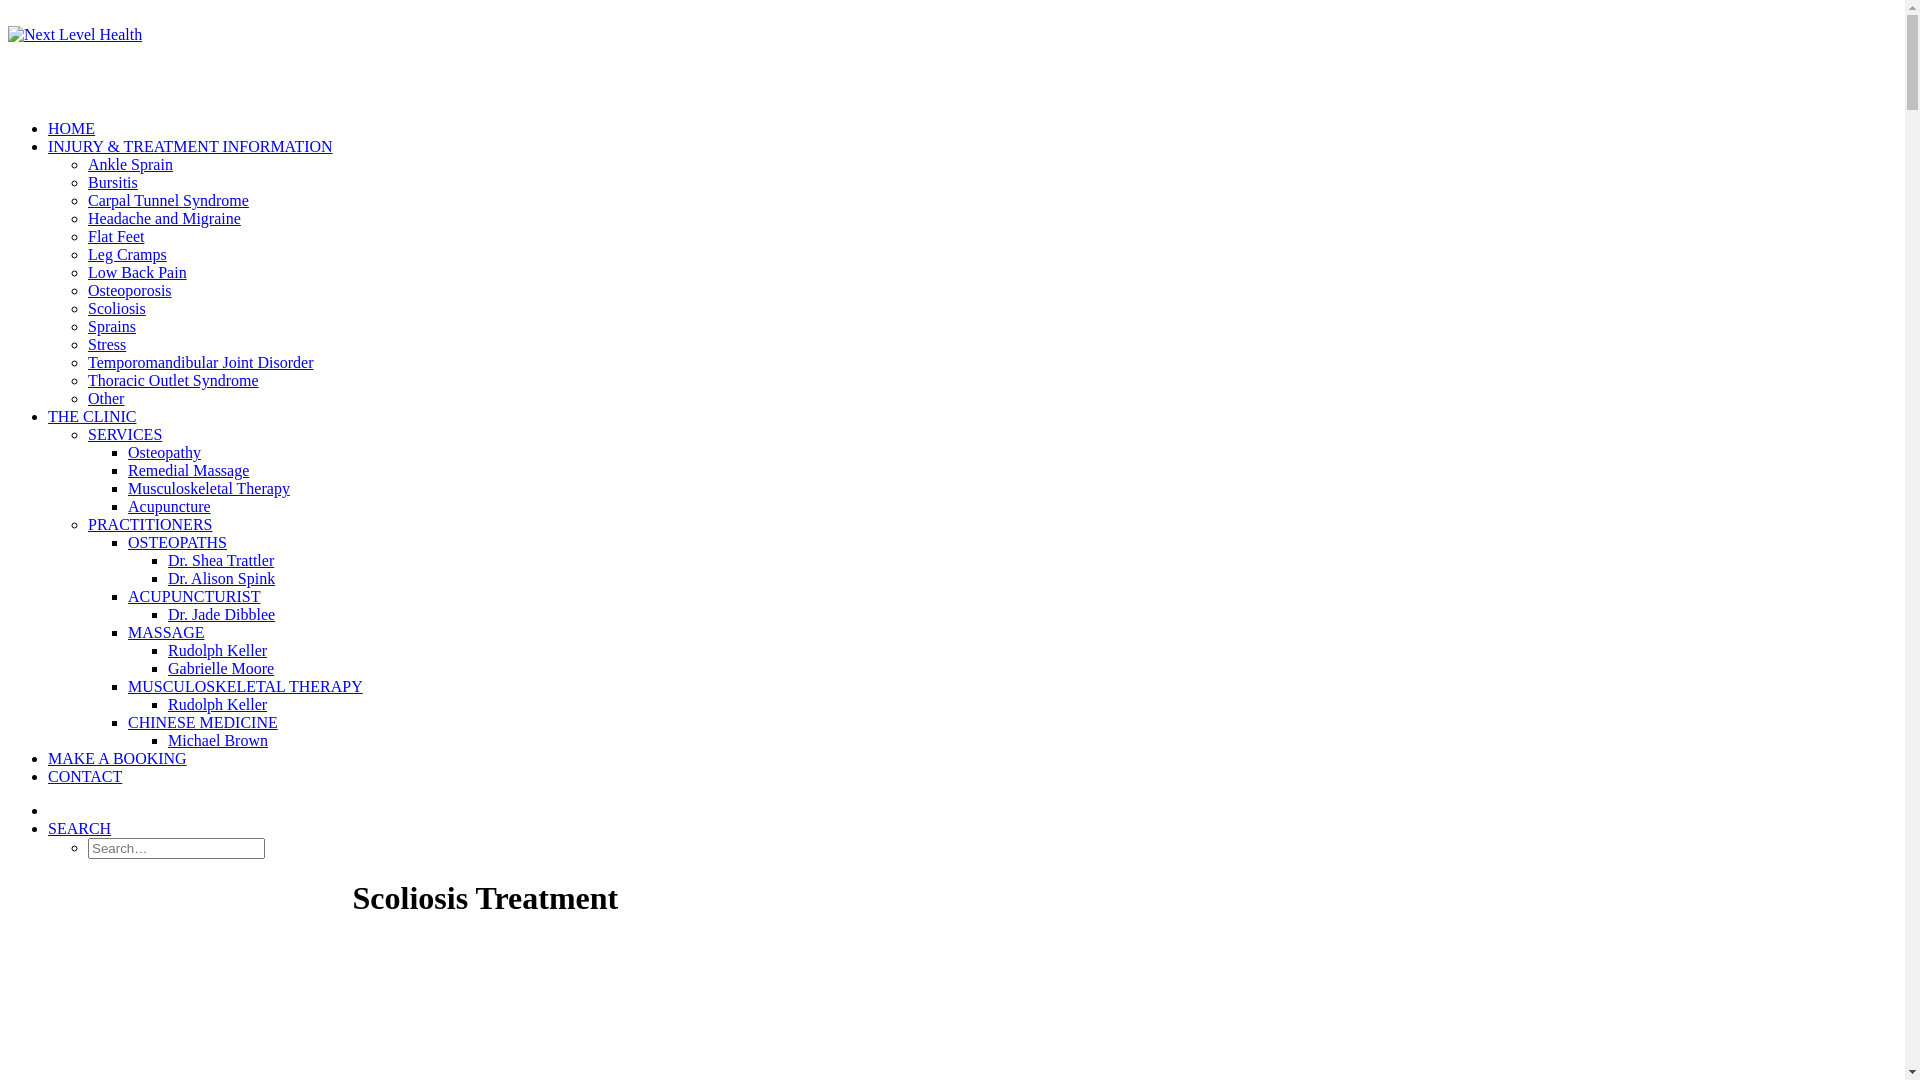  What do you see at coordinates (193, 595) in the screenshot?
I see `'ACUPUNCTURIST'` at bounding box center [193, 595].